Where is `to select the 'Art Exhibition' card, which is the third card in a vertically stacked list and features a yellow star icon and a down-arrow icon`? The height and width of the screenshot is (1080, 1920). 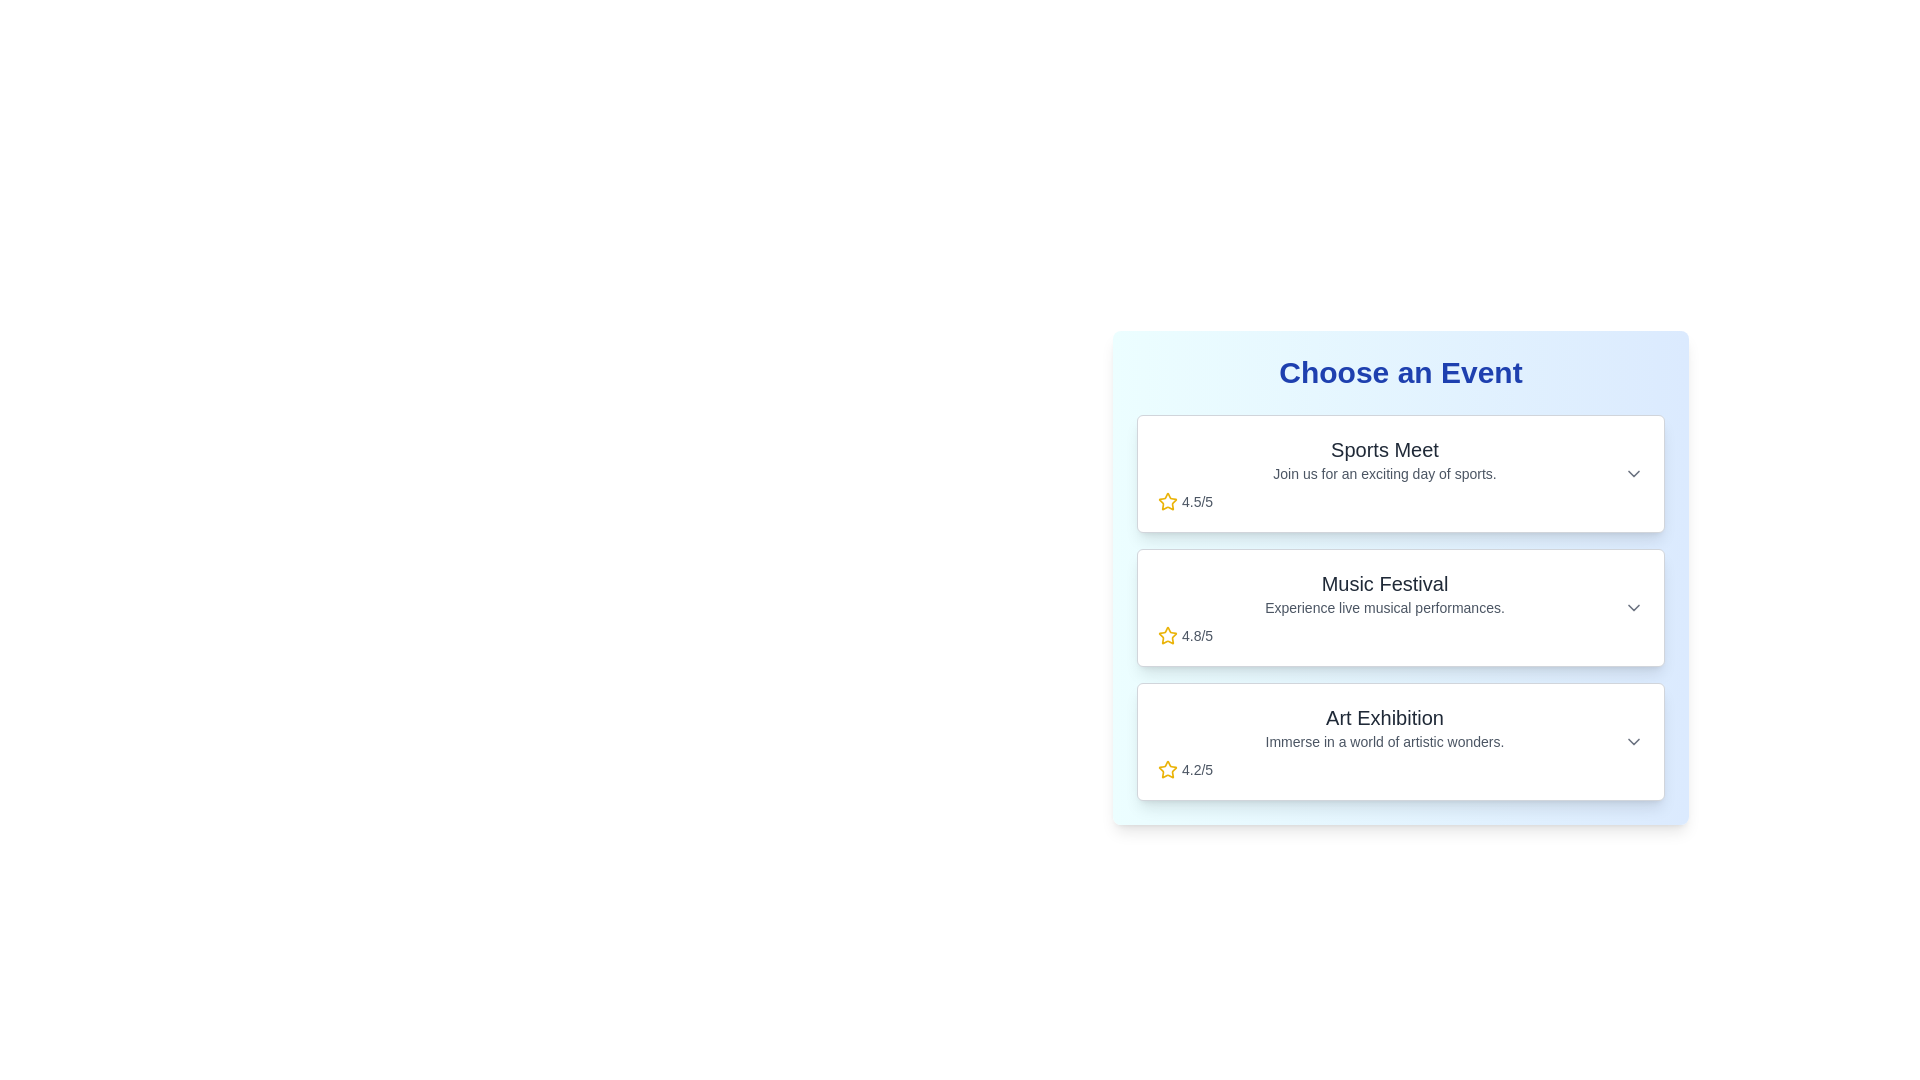
to select the 'Art Exhibition' card, which is the third card in a vertically stacked list and features a yellow star icon and a down-arrow icon is located at coordinates (1400, 741).